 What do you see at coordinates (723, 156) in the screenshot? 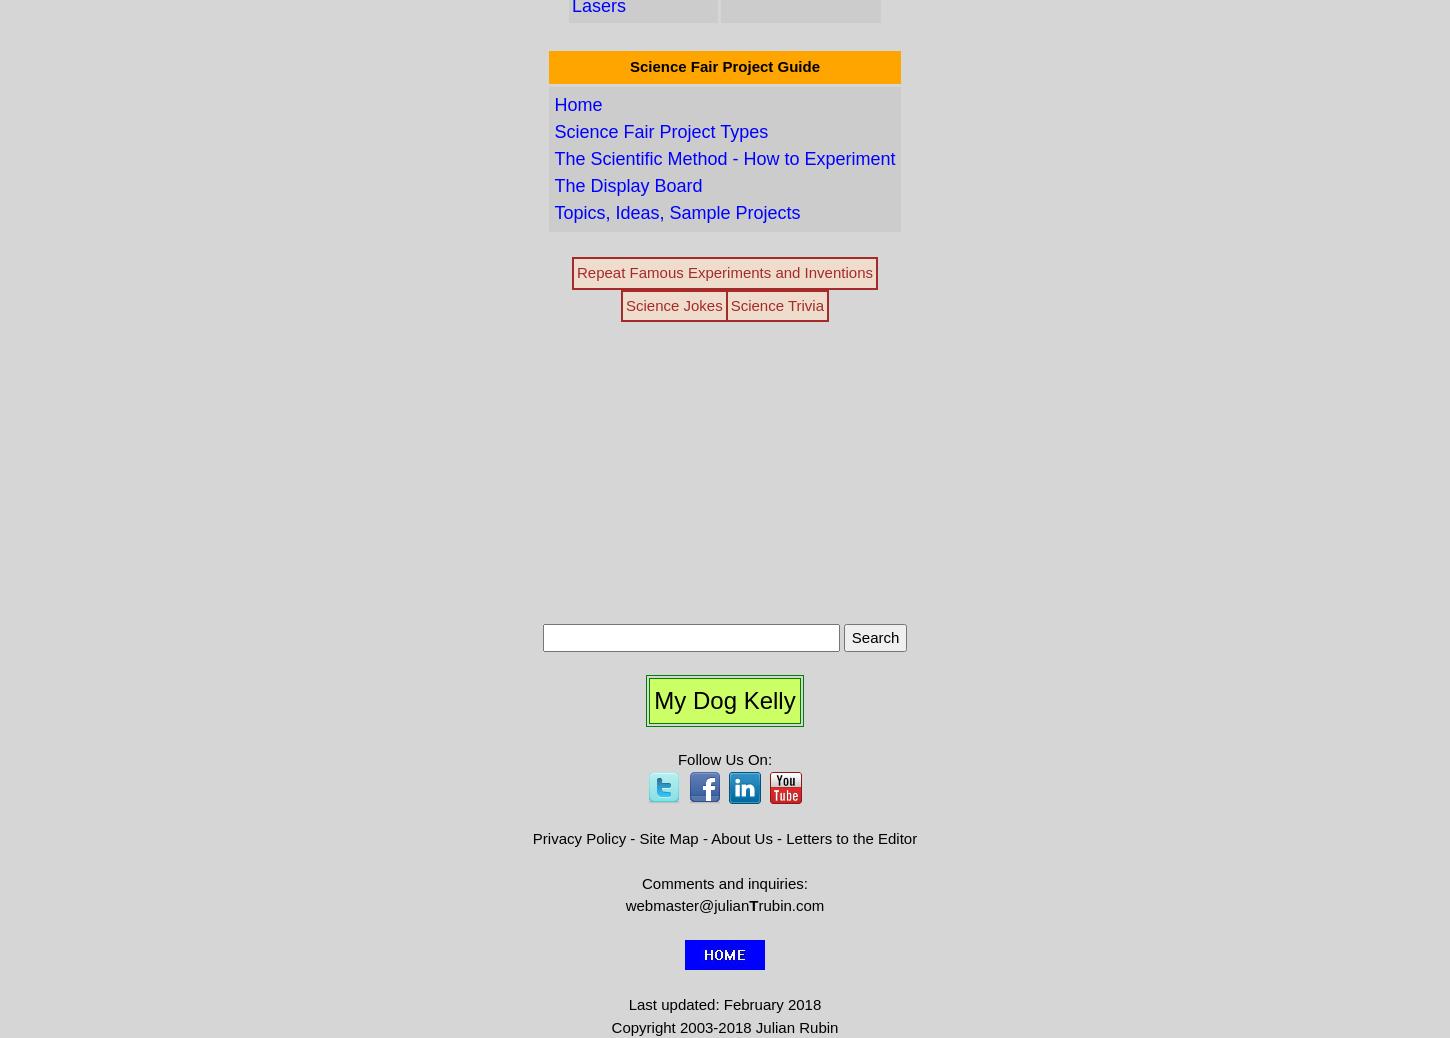
I see `'The Scientific Method - How to Experiment'` at bounding box center [723, 156].